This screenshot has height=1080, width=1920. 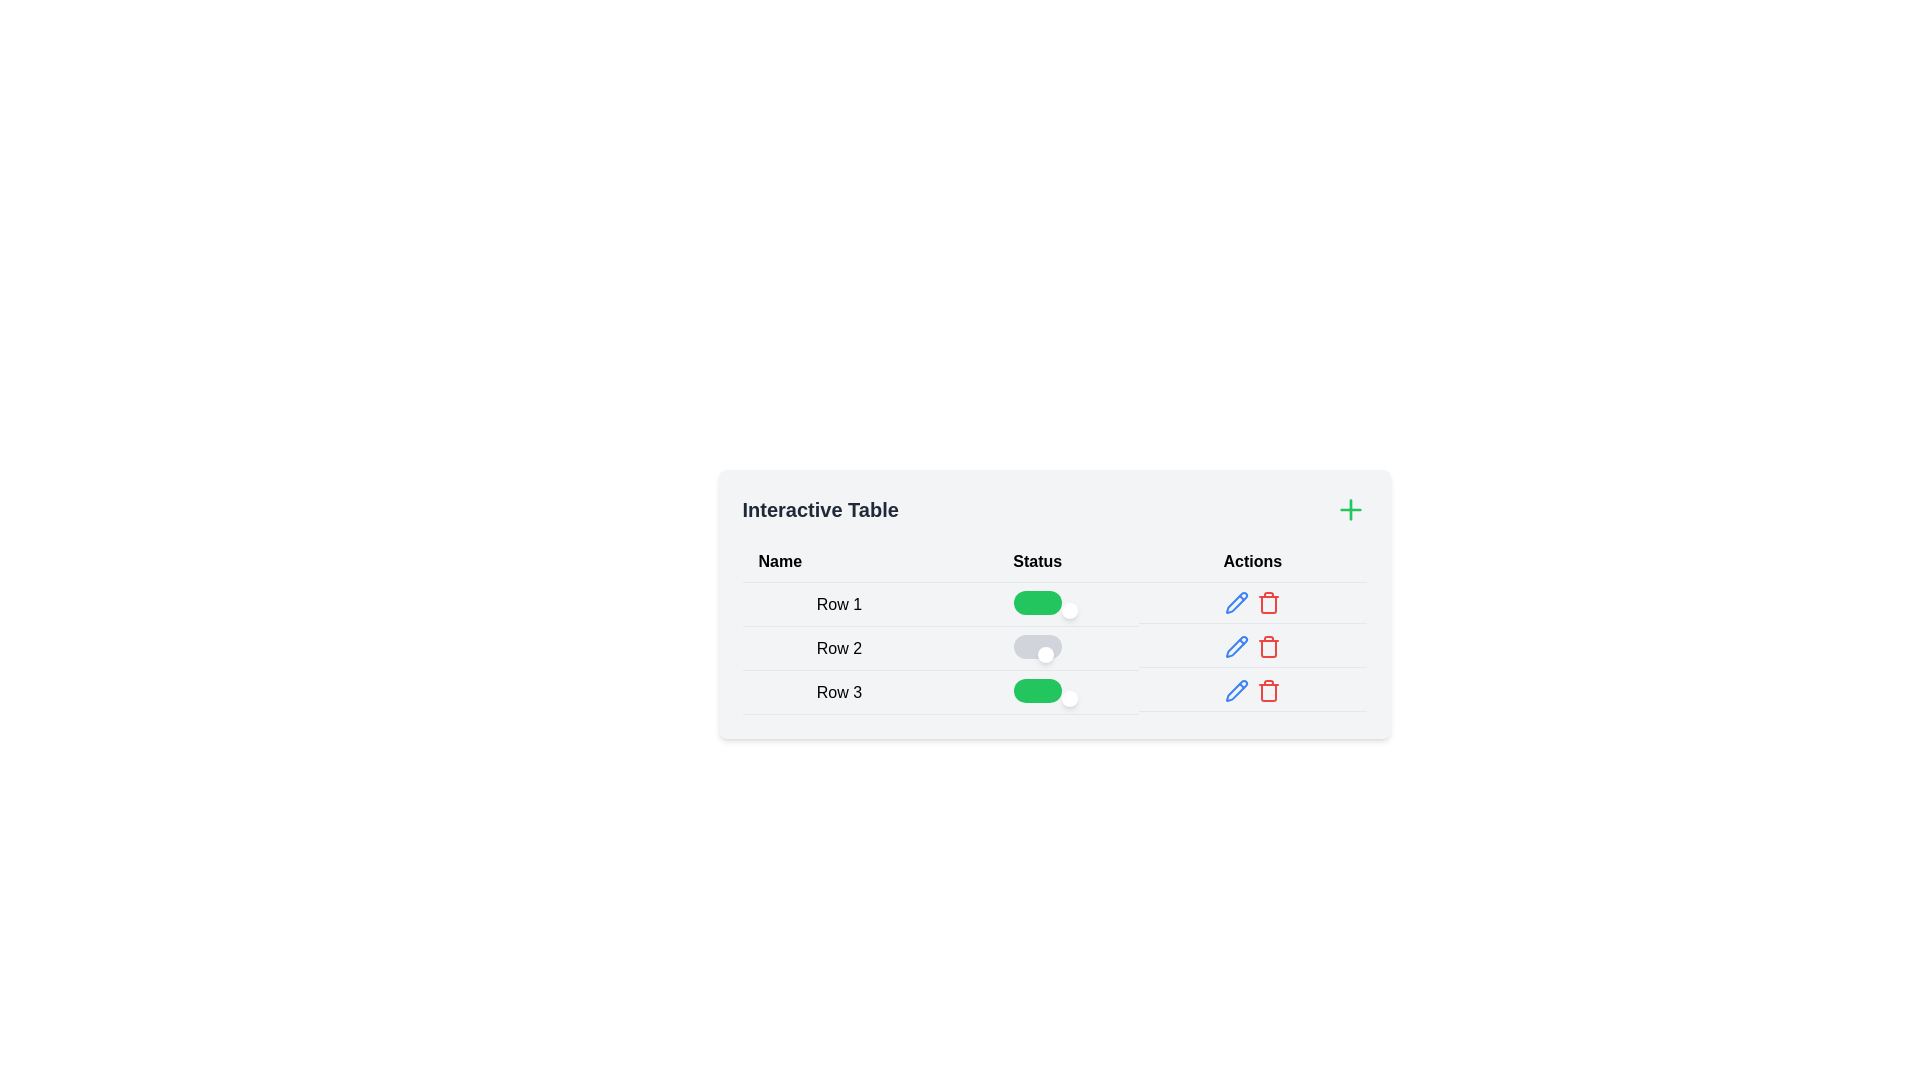 What do you see at coordinates (1037, 601) in the screenshot?
I see `the toggle switch in the 'Status' column of the first row of the interactive table to receive potential visual feedback` at bounding box center [1037, 601].